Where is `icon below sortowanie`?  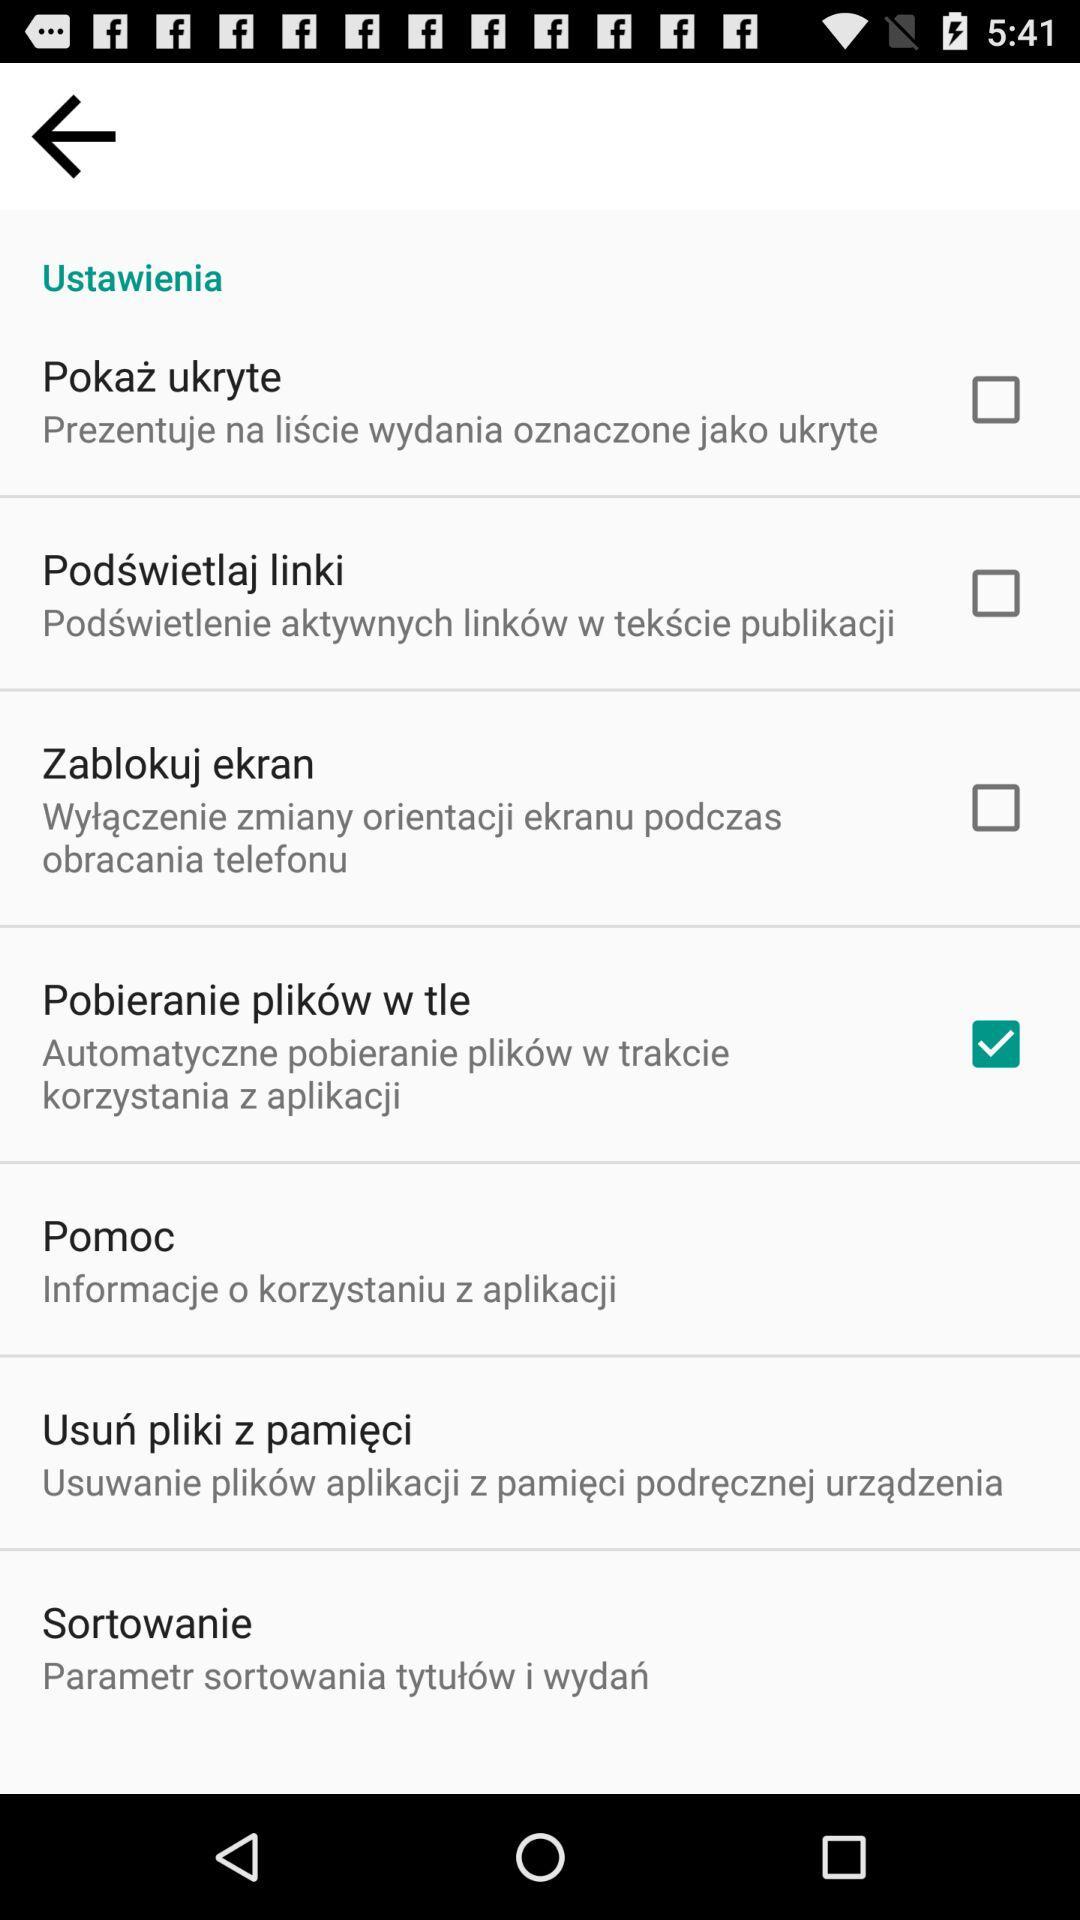 icon below sortowanie is located at coordinates (344, 1674).